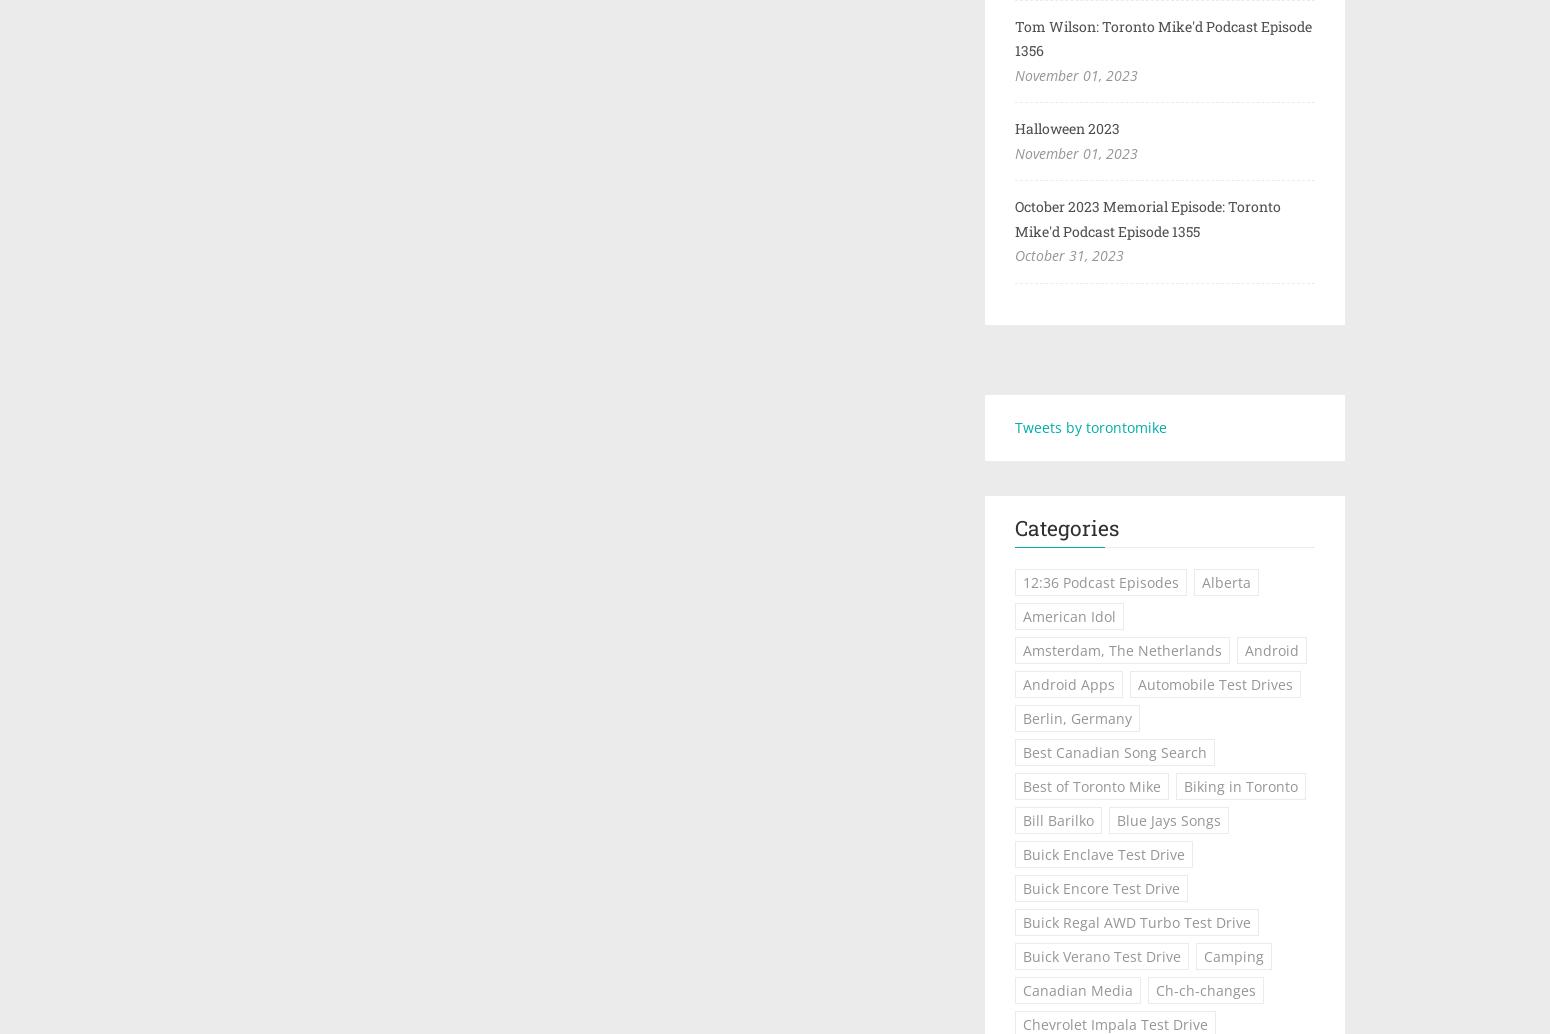 Image resolution: width=1550 pixels, height=1034 pixels. I want to click on 'Buick Regal AWD Turbo Test Drive', so click(1135, 921).